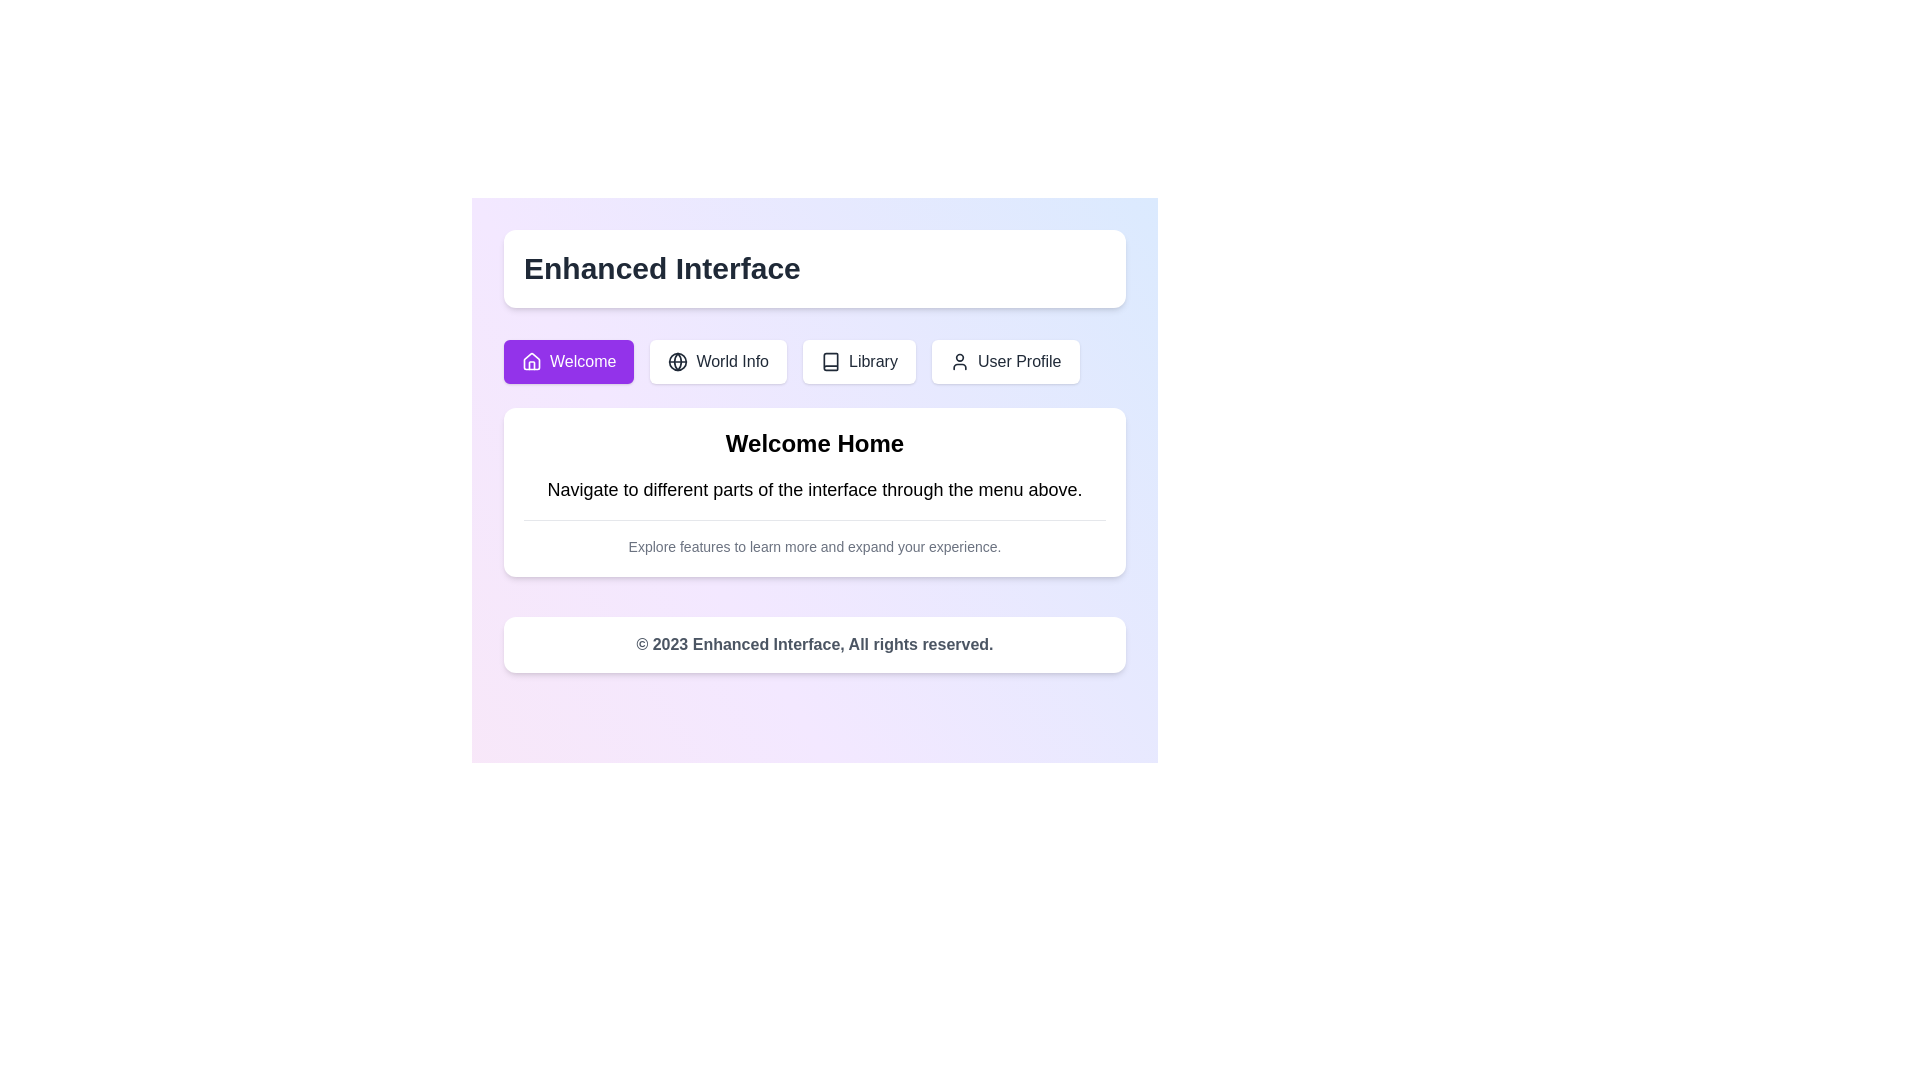 The image size is (1920, 1080). What do you see at coordinates (859, 361) in the screenshot?
I see `the 'Library' button` at bounding box center [859, 361].